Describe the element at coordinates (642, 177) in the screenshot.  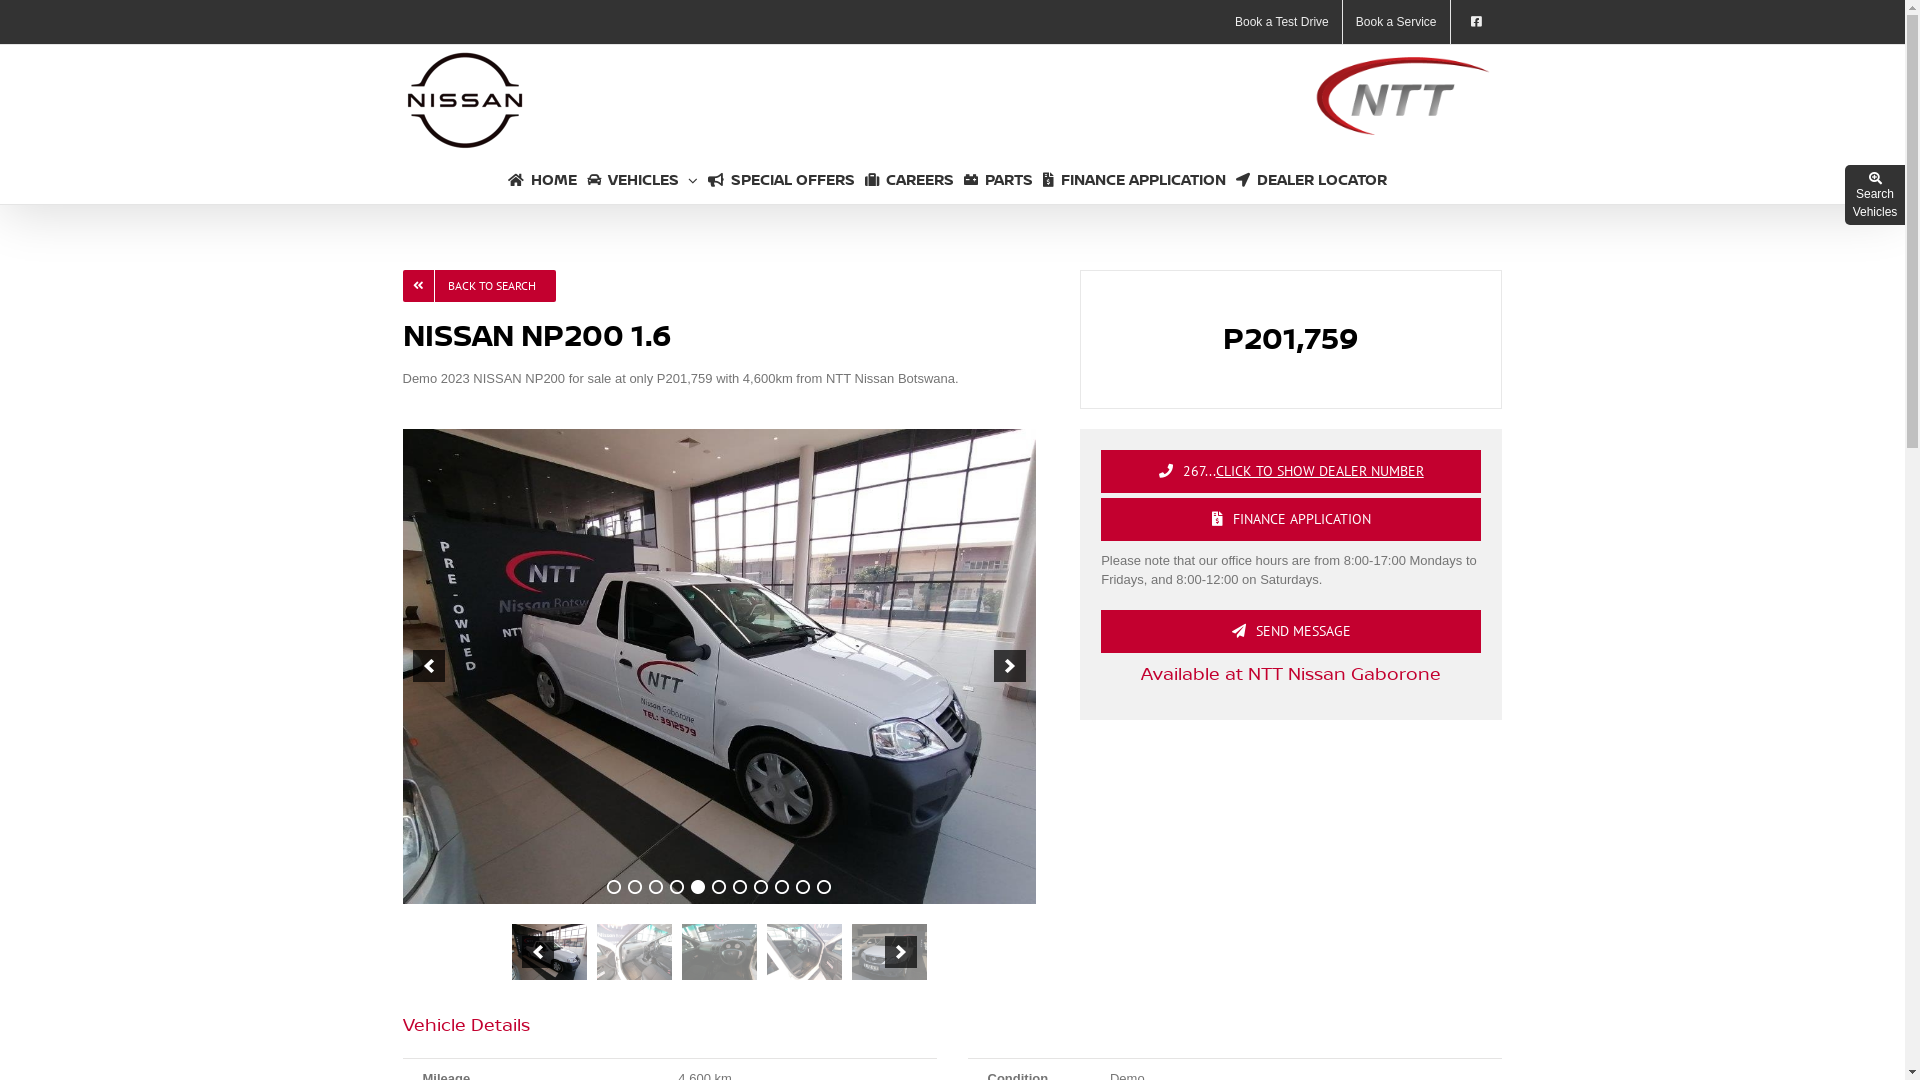
I see `'VEHICLES'` at that location.